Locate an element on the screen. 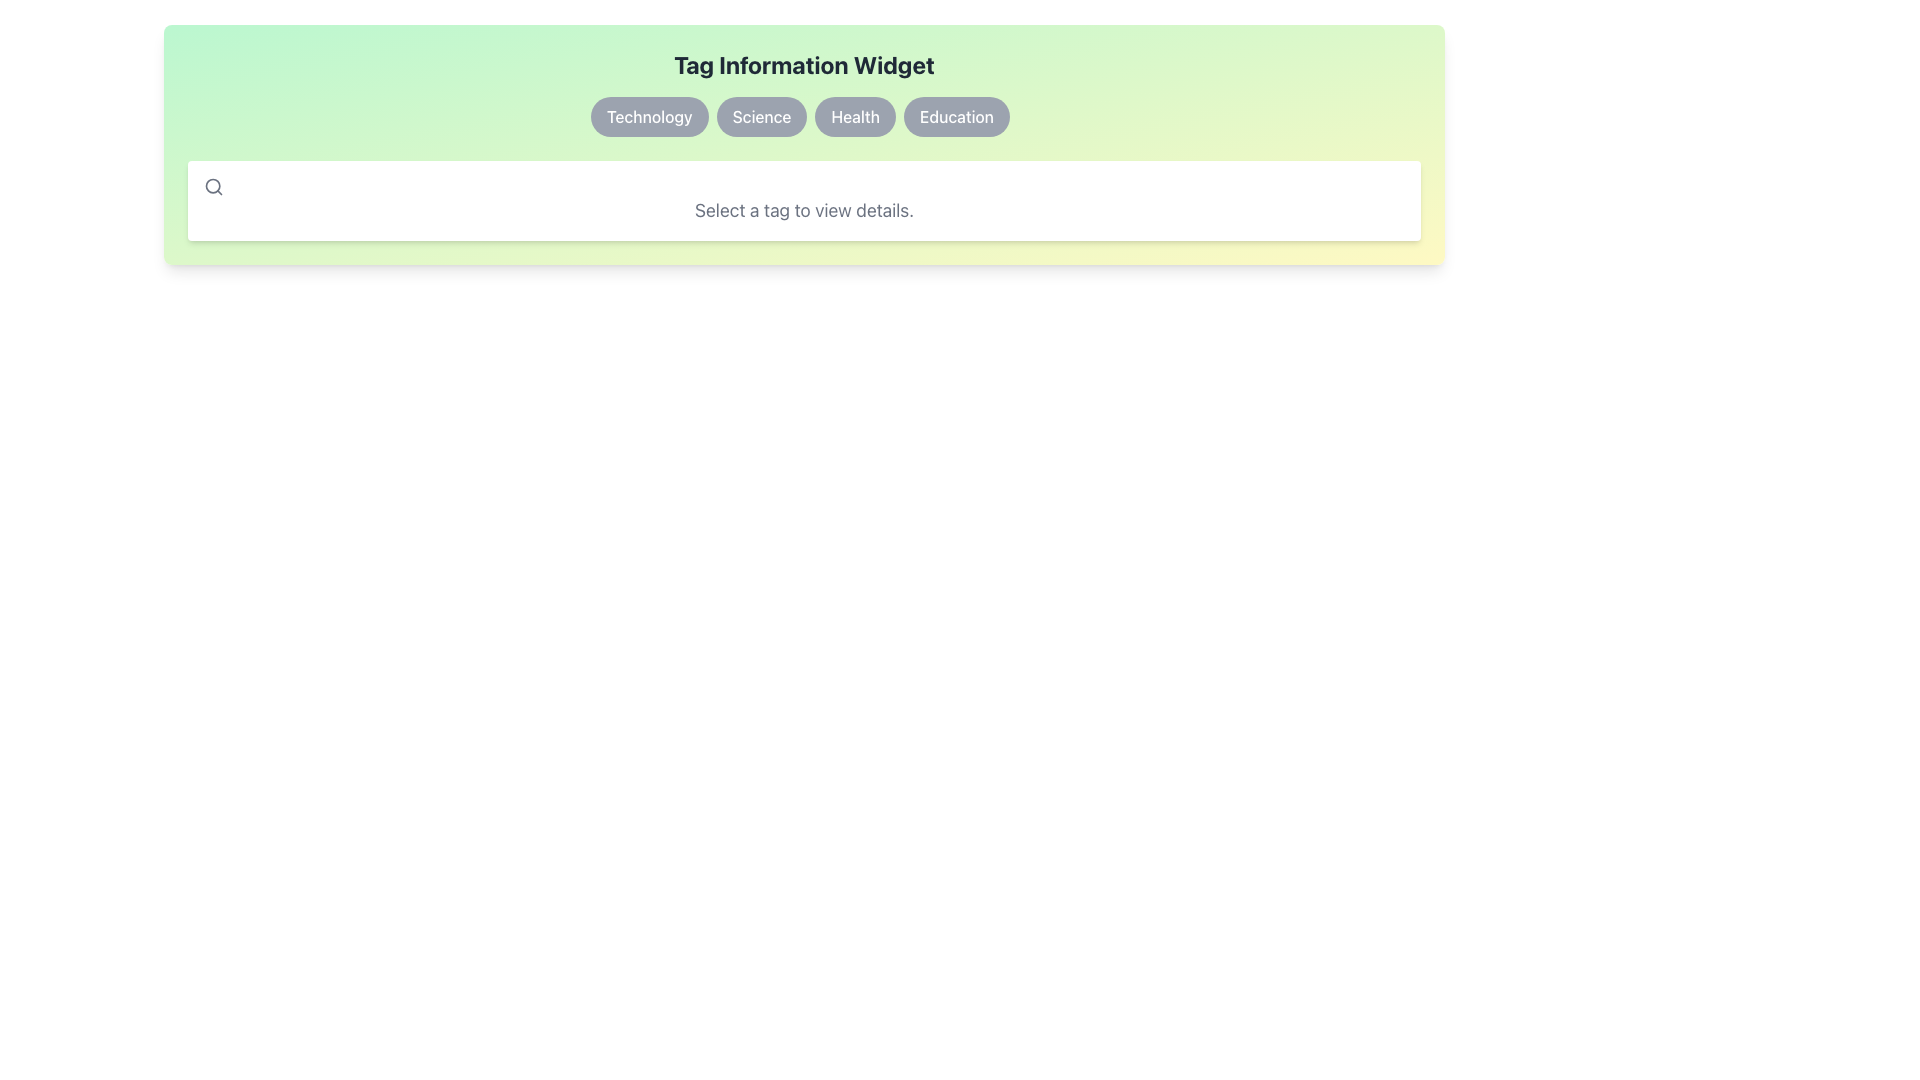 Image resolution: width=1920 pixels, height=1080 pixels. the 'Science' category button located below the 'Tag Information Widget' title for keyboard navigation is located at coordinates (761, 116).